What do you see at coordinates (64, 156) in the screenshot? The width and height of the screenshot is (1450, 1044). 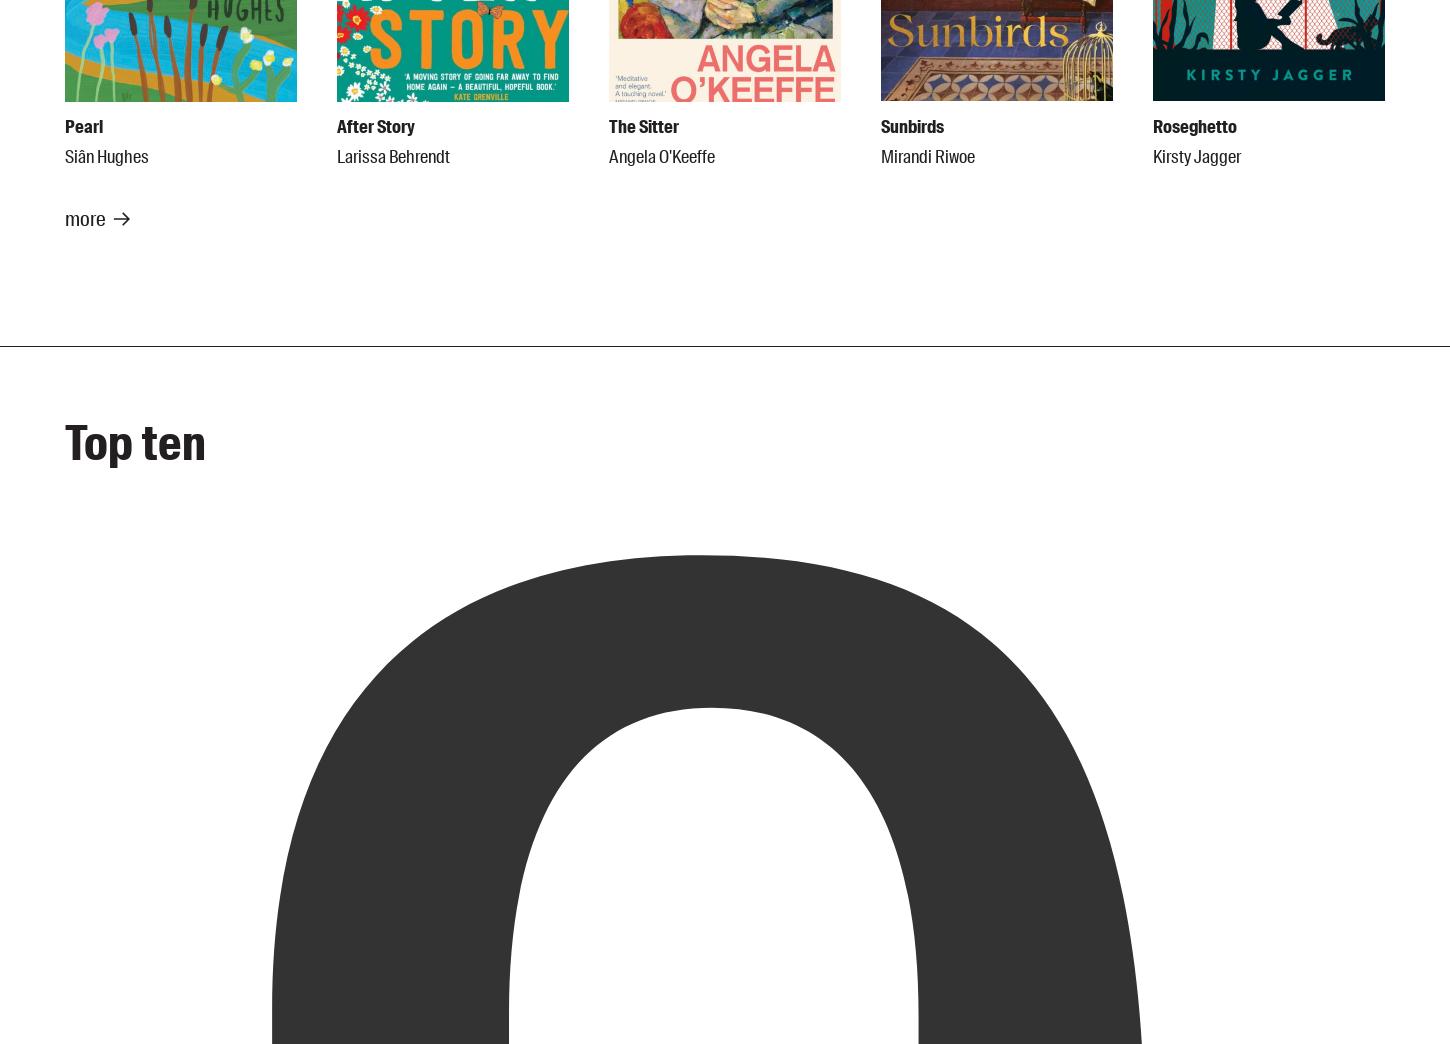 I see `'Siân Hughes'` at bounding box center [64, 156].